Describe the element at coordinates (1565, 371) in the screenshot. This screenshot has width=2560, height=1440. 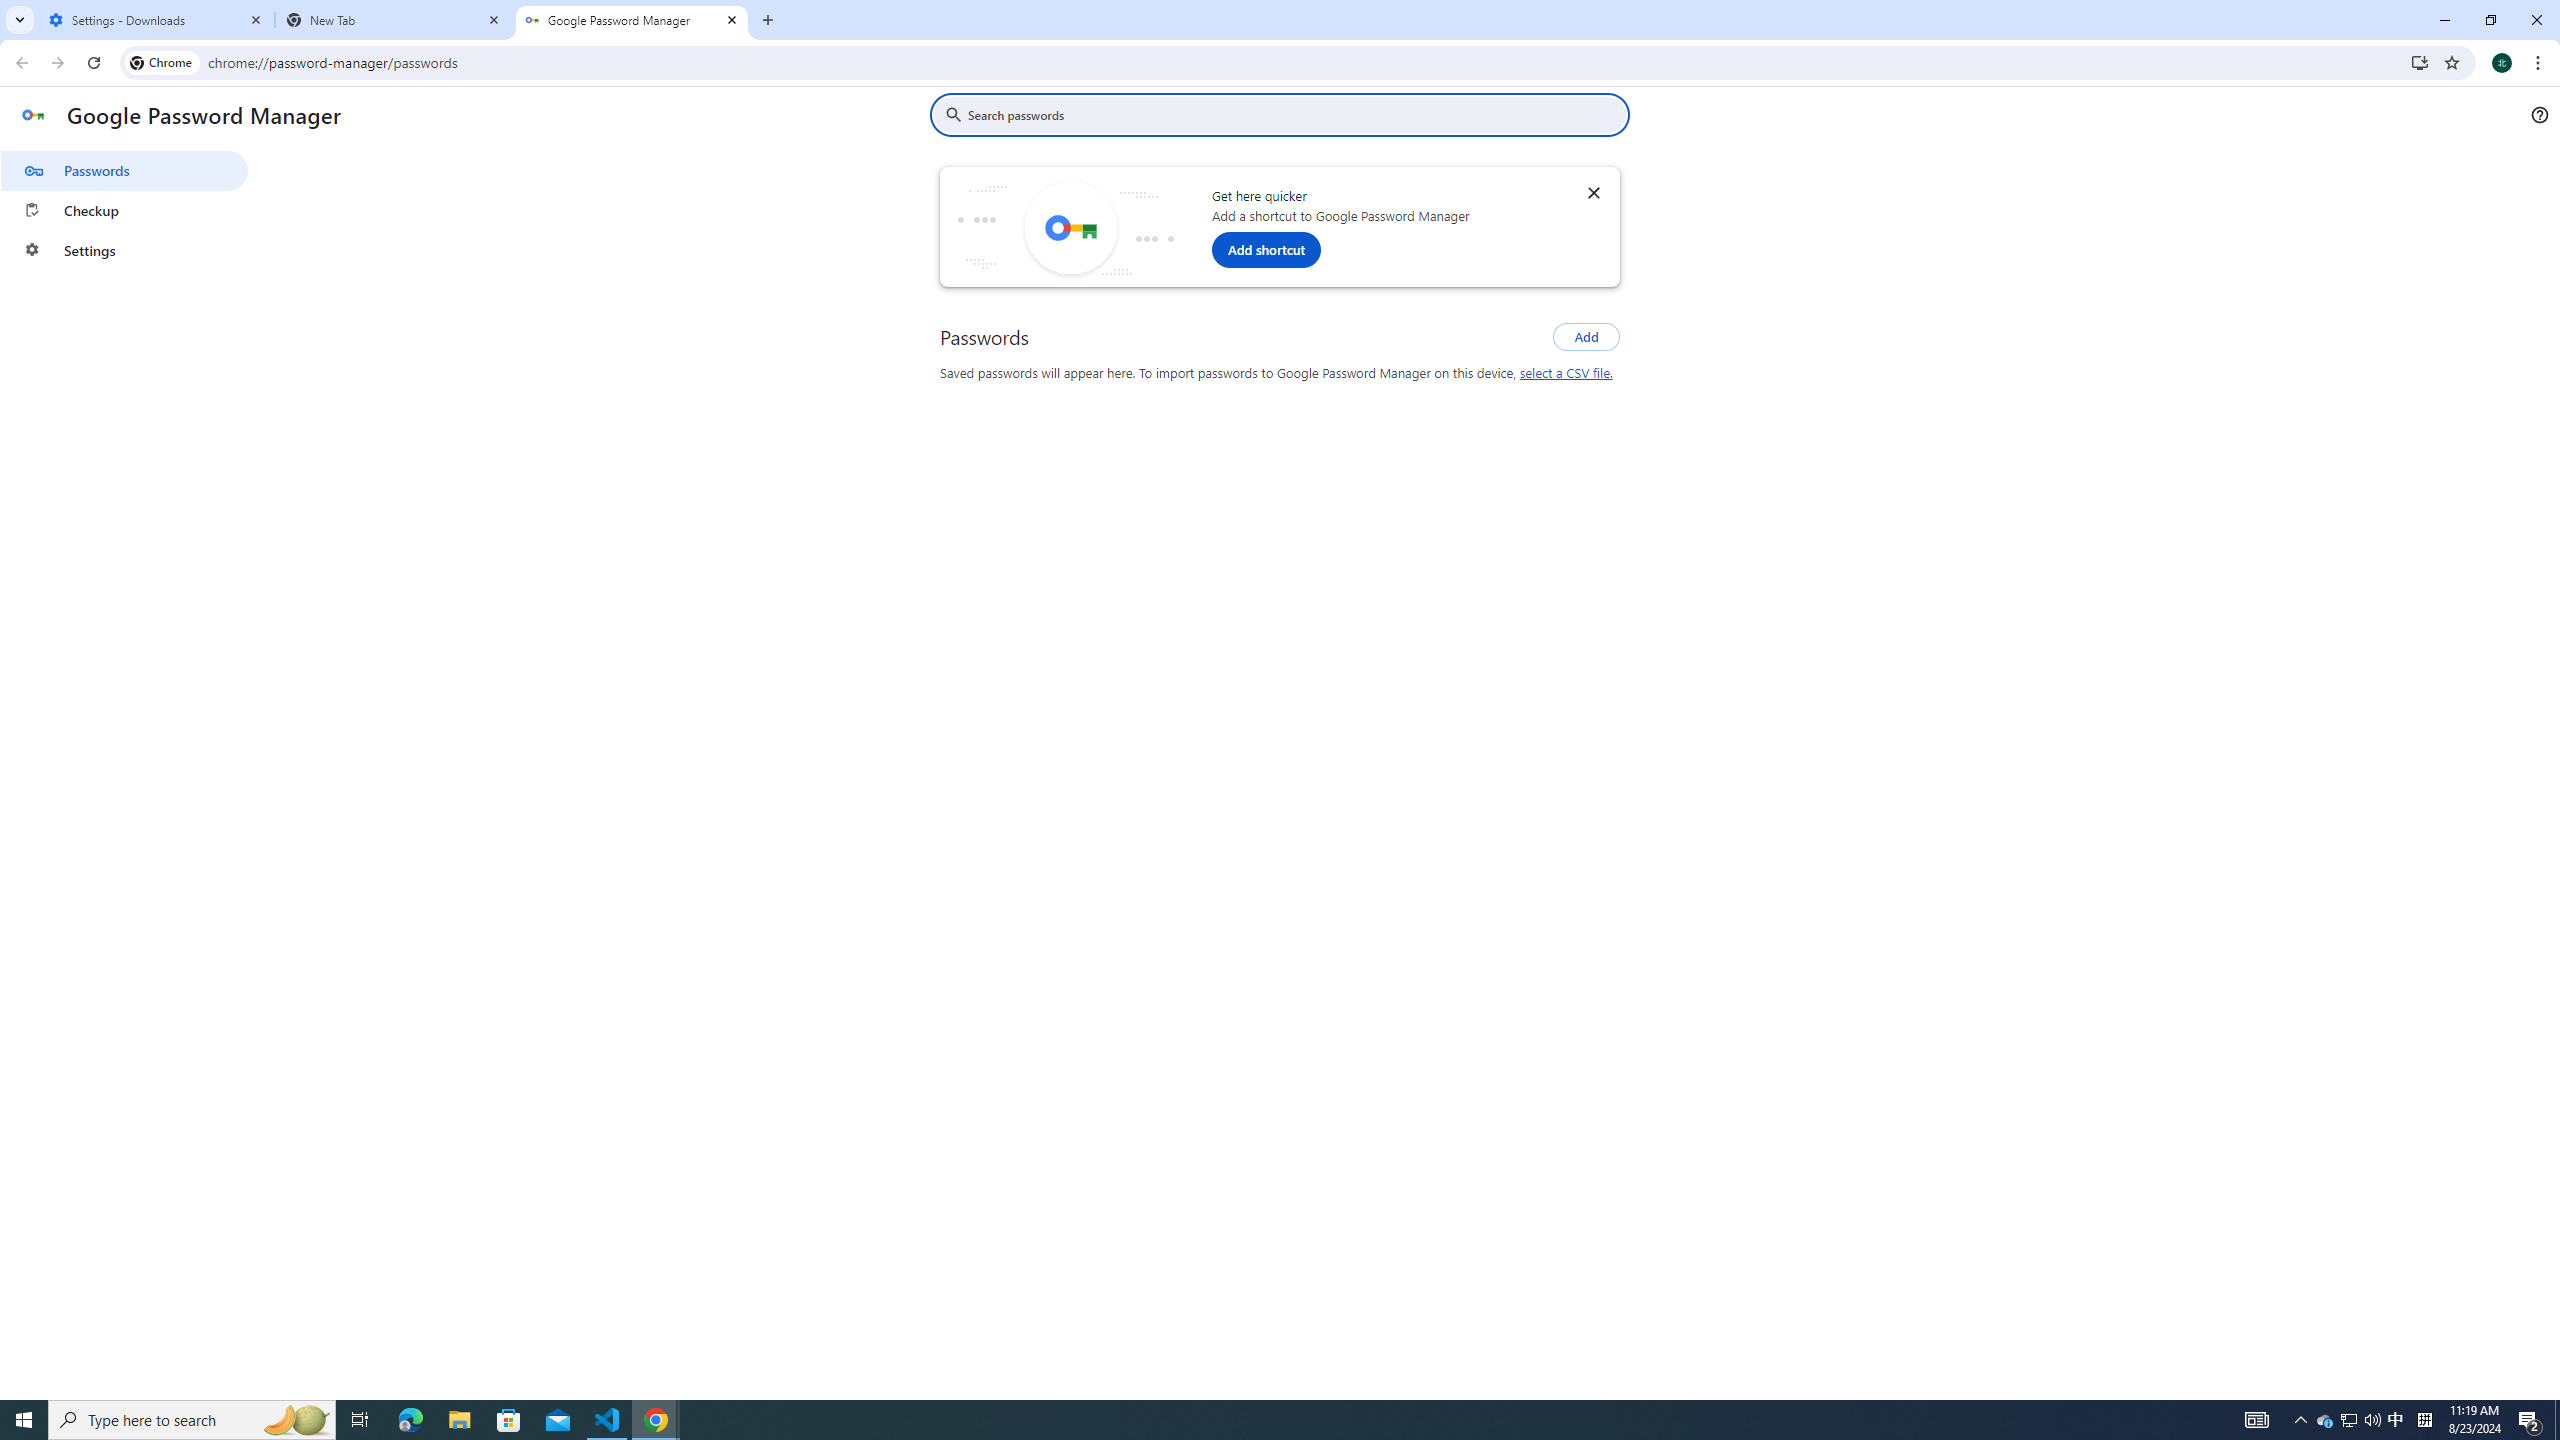
I see `'select a CSV file.'` at that location.